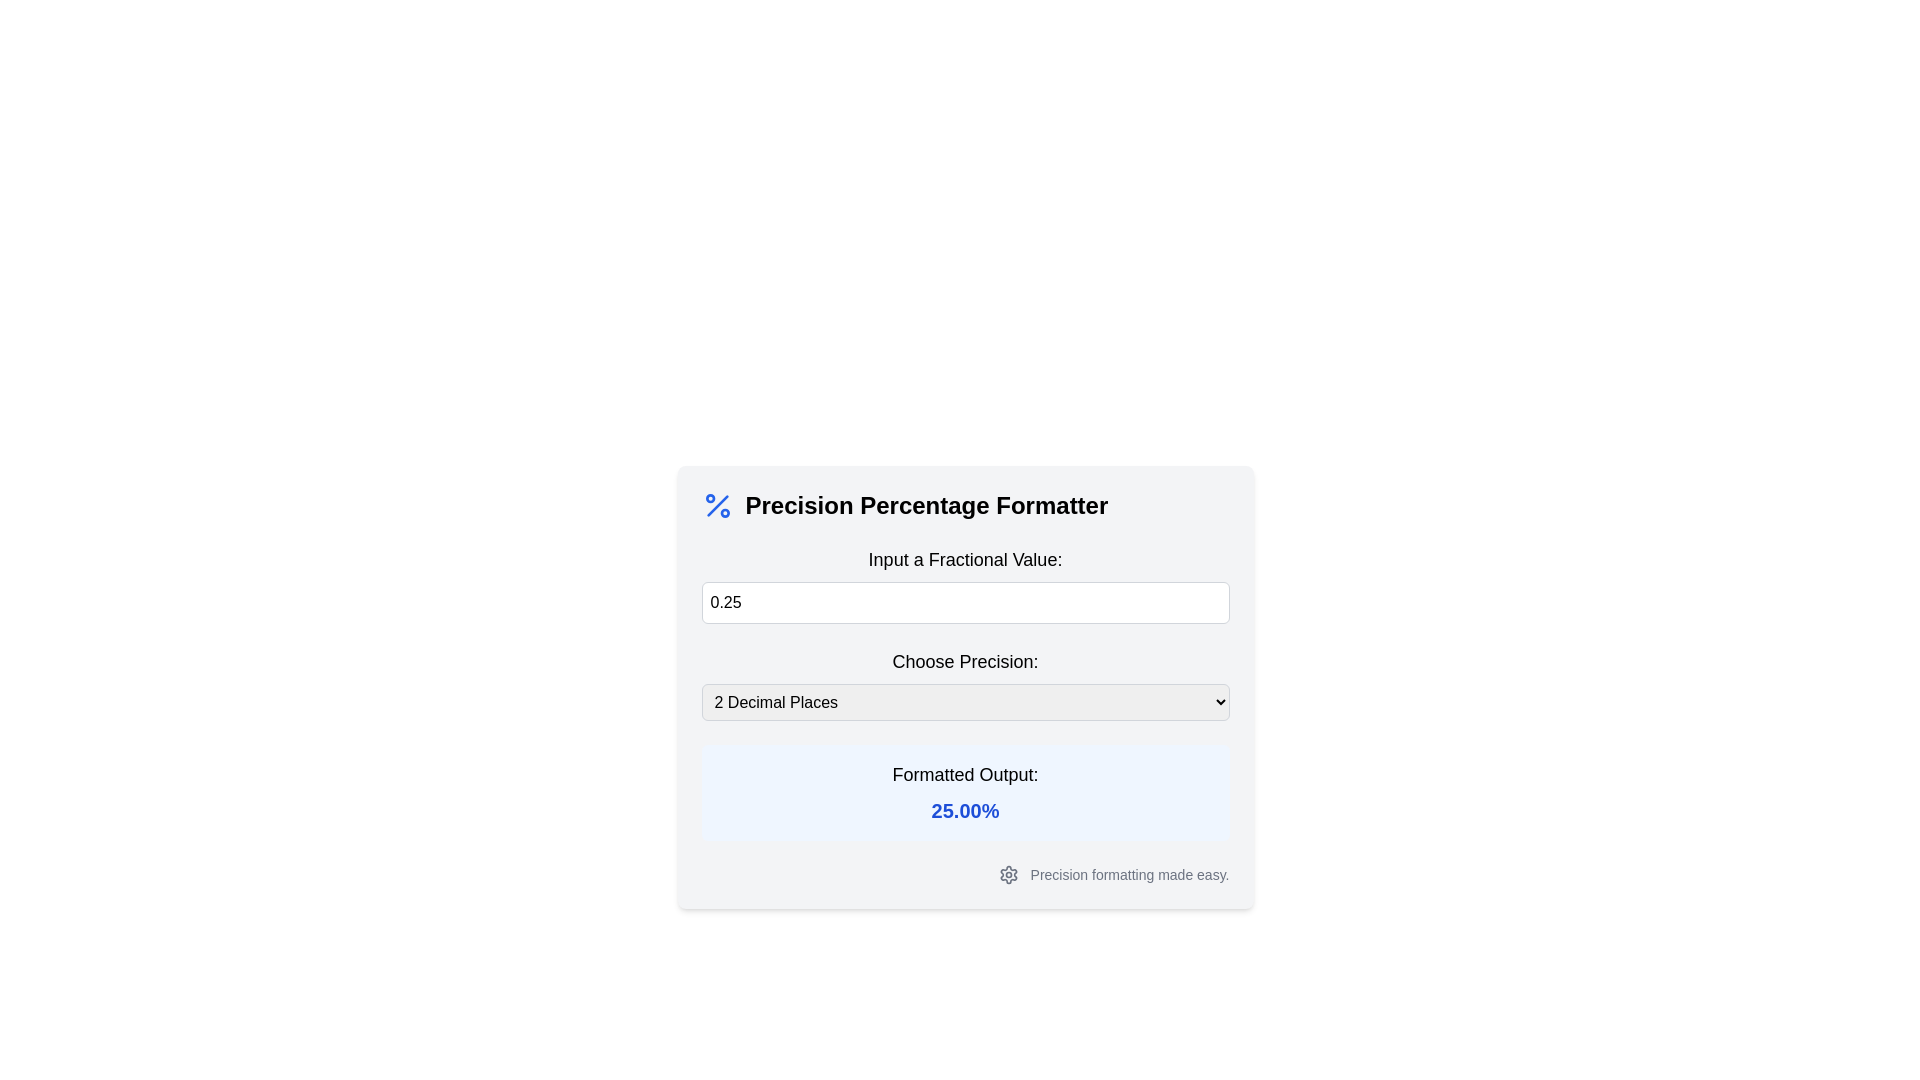 Image resolution: width=1920 pixels, height=1080 pixels. I want to click on displayed content 'Formatted Output: 25.00%' from the Text Display element which shows the text in normal and bold styles, so click(965, 792).